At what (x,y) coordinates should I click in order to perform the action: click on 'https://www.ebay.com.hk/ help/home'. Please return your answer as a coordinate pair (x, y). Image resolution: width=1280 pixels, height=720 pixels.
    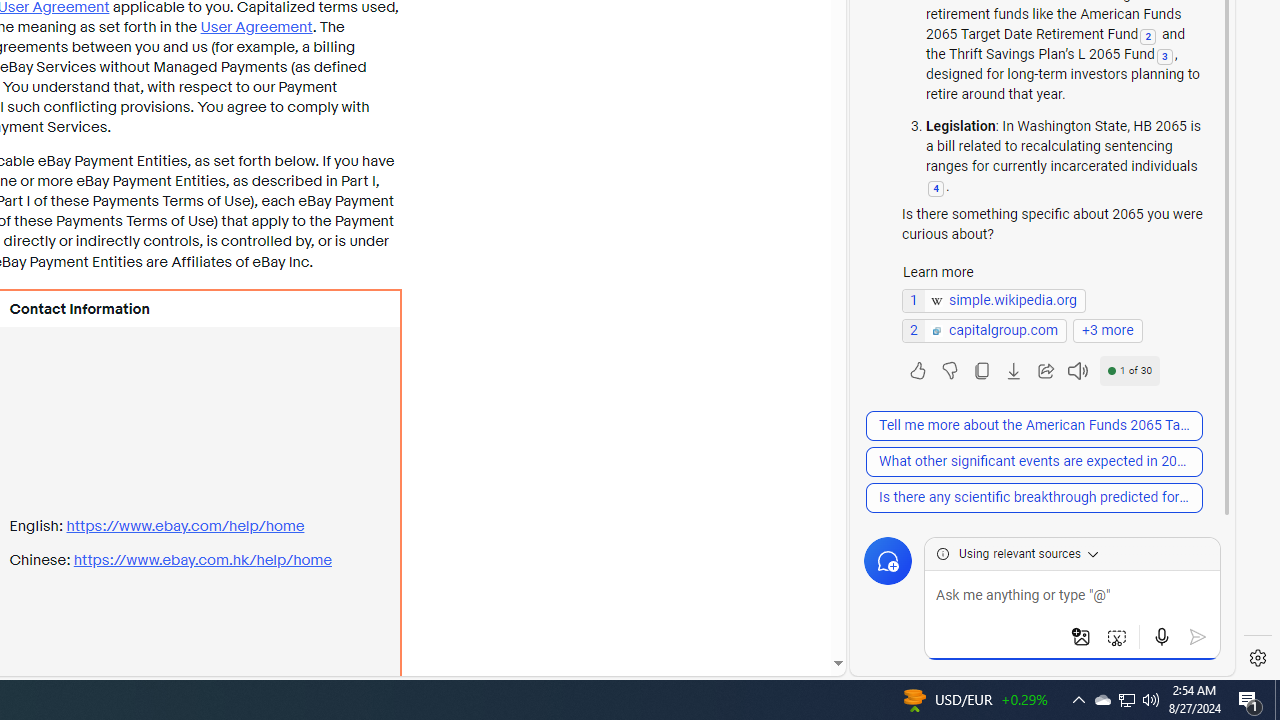
    Looking at the image, I should click on (202, 560).